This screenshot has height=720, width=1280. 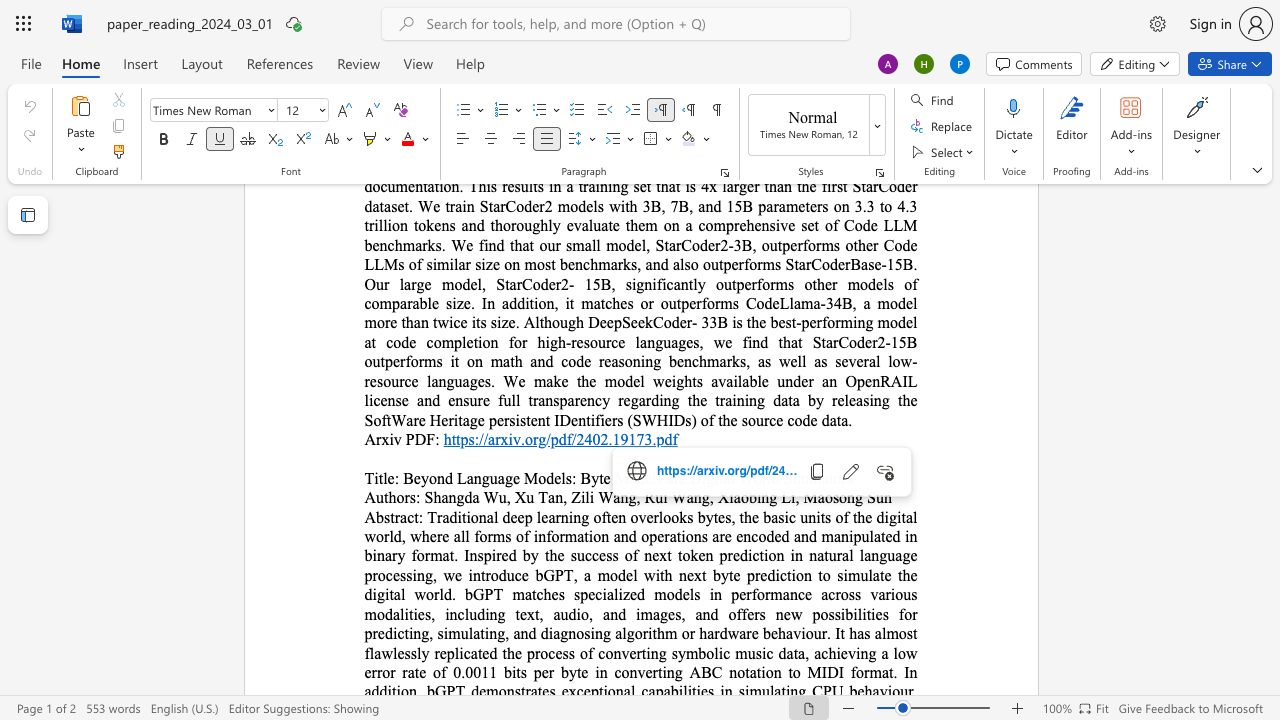 What do you see at coordinates (582, 496) in the screenshot?
I see `the 1th character "i" in the text` at bounding box center [582, 496].